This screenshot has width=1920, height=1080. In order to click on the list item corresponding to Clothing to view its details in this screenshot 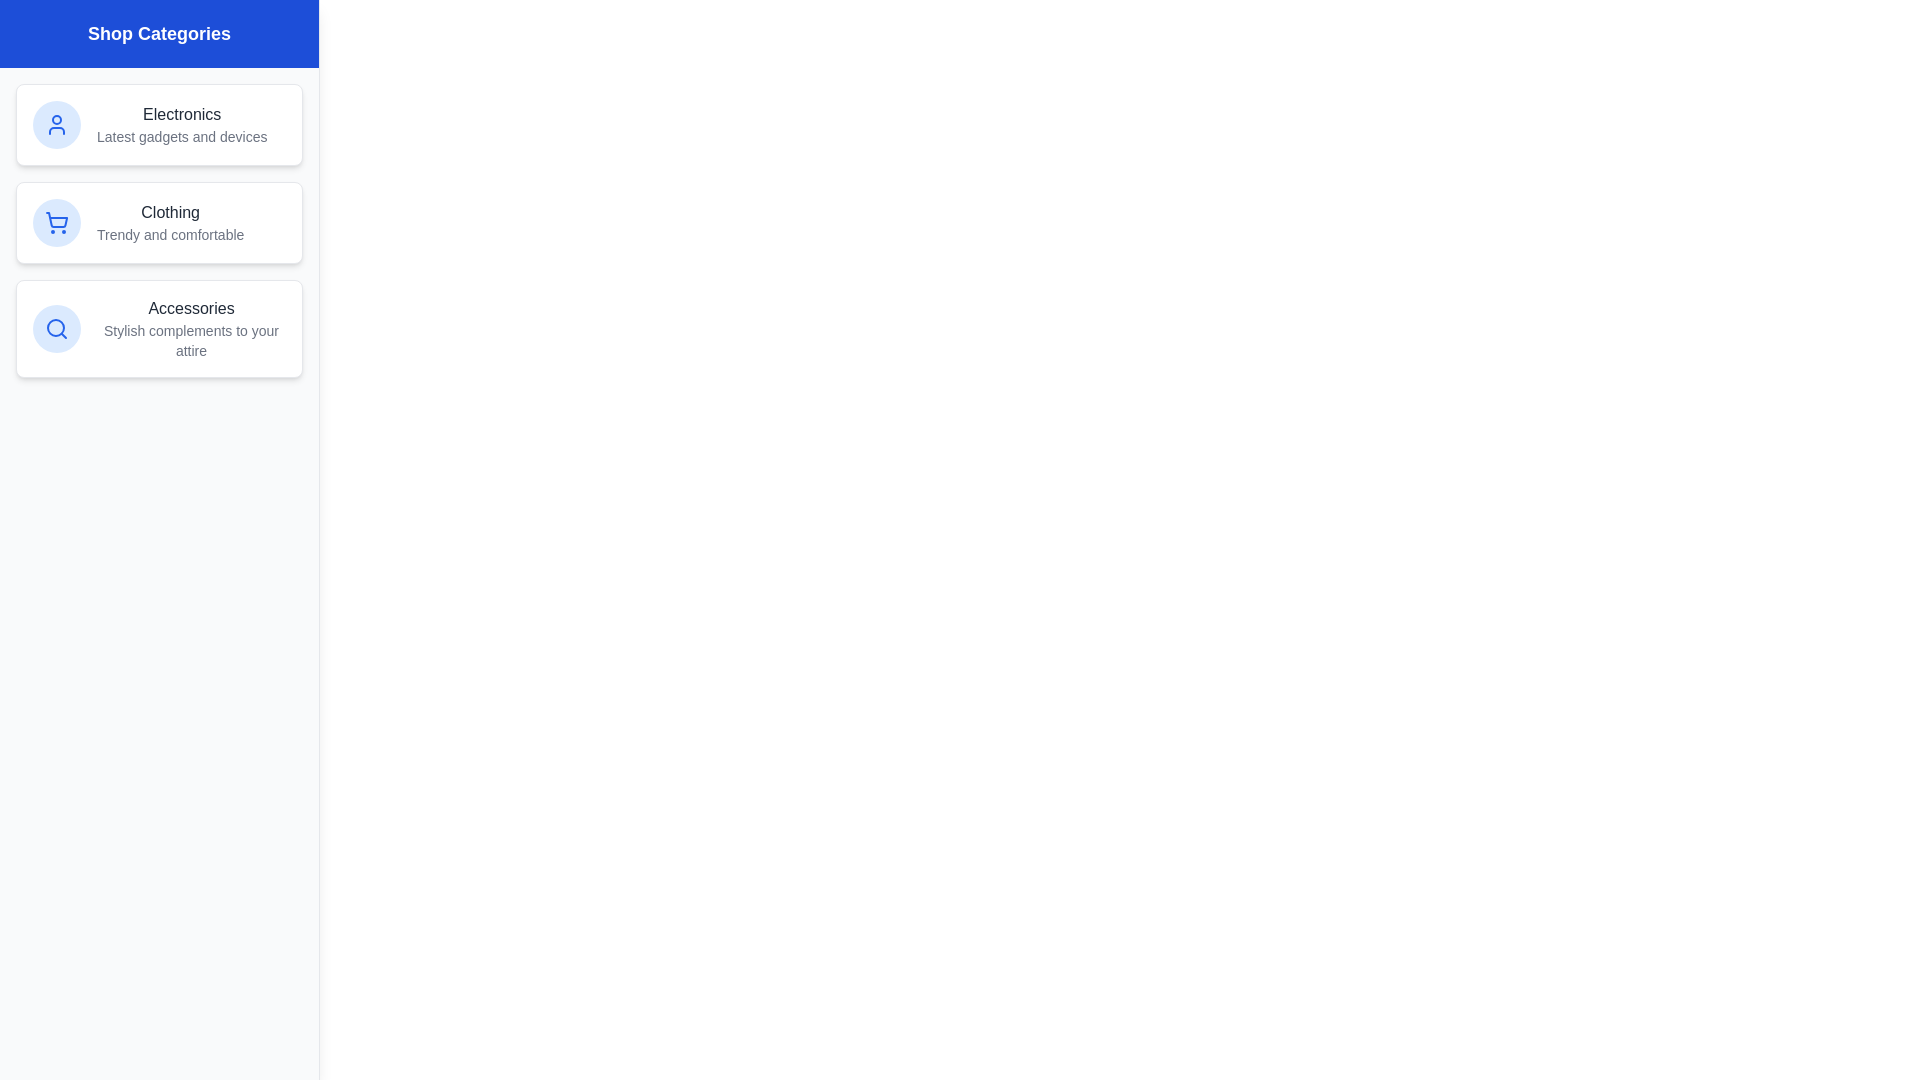, I will do `click(158, 223)`.